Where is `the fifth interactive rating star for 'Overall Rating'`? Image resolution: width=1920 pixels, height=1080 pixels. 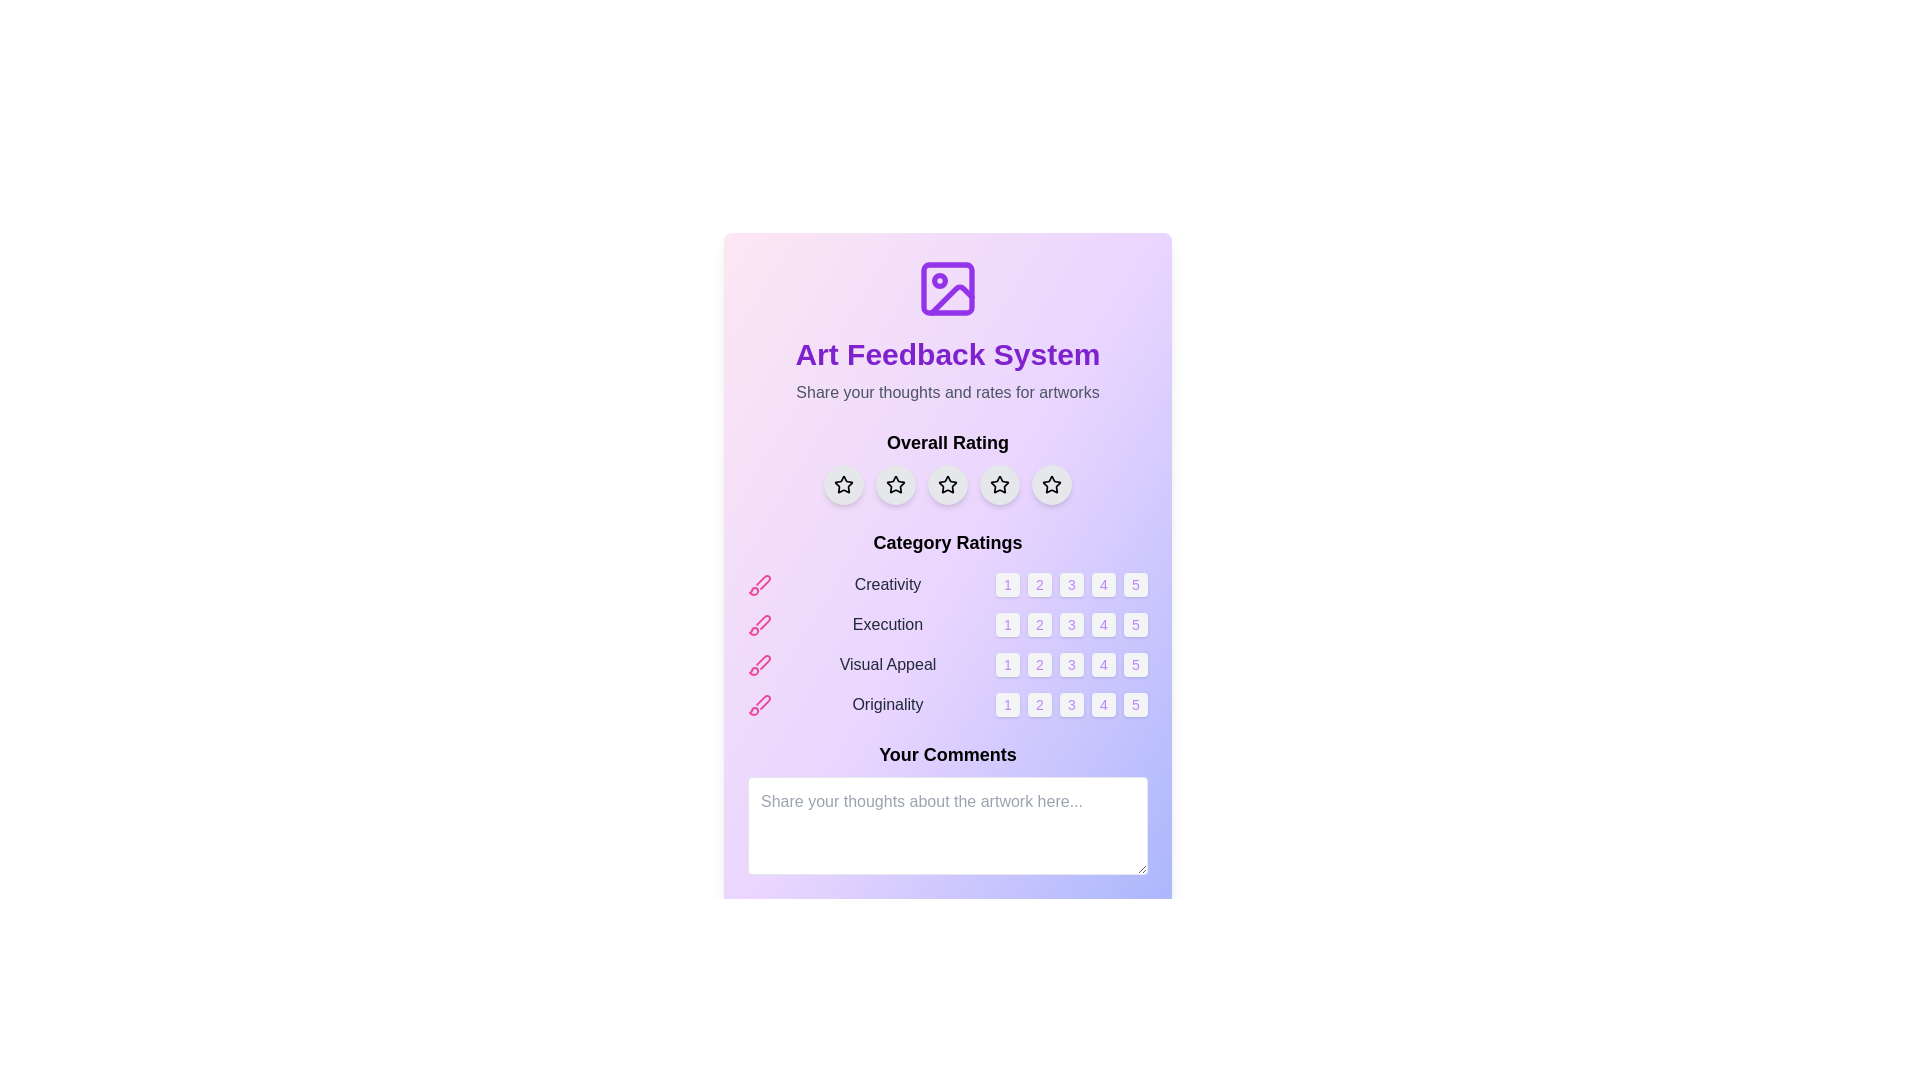 the fifth interactive rating star for 'Overall Rating' is located at coordinates (1050, 484).